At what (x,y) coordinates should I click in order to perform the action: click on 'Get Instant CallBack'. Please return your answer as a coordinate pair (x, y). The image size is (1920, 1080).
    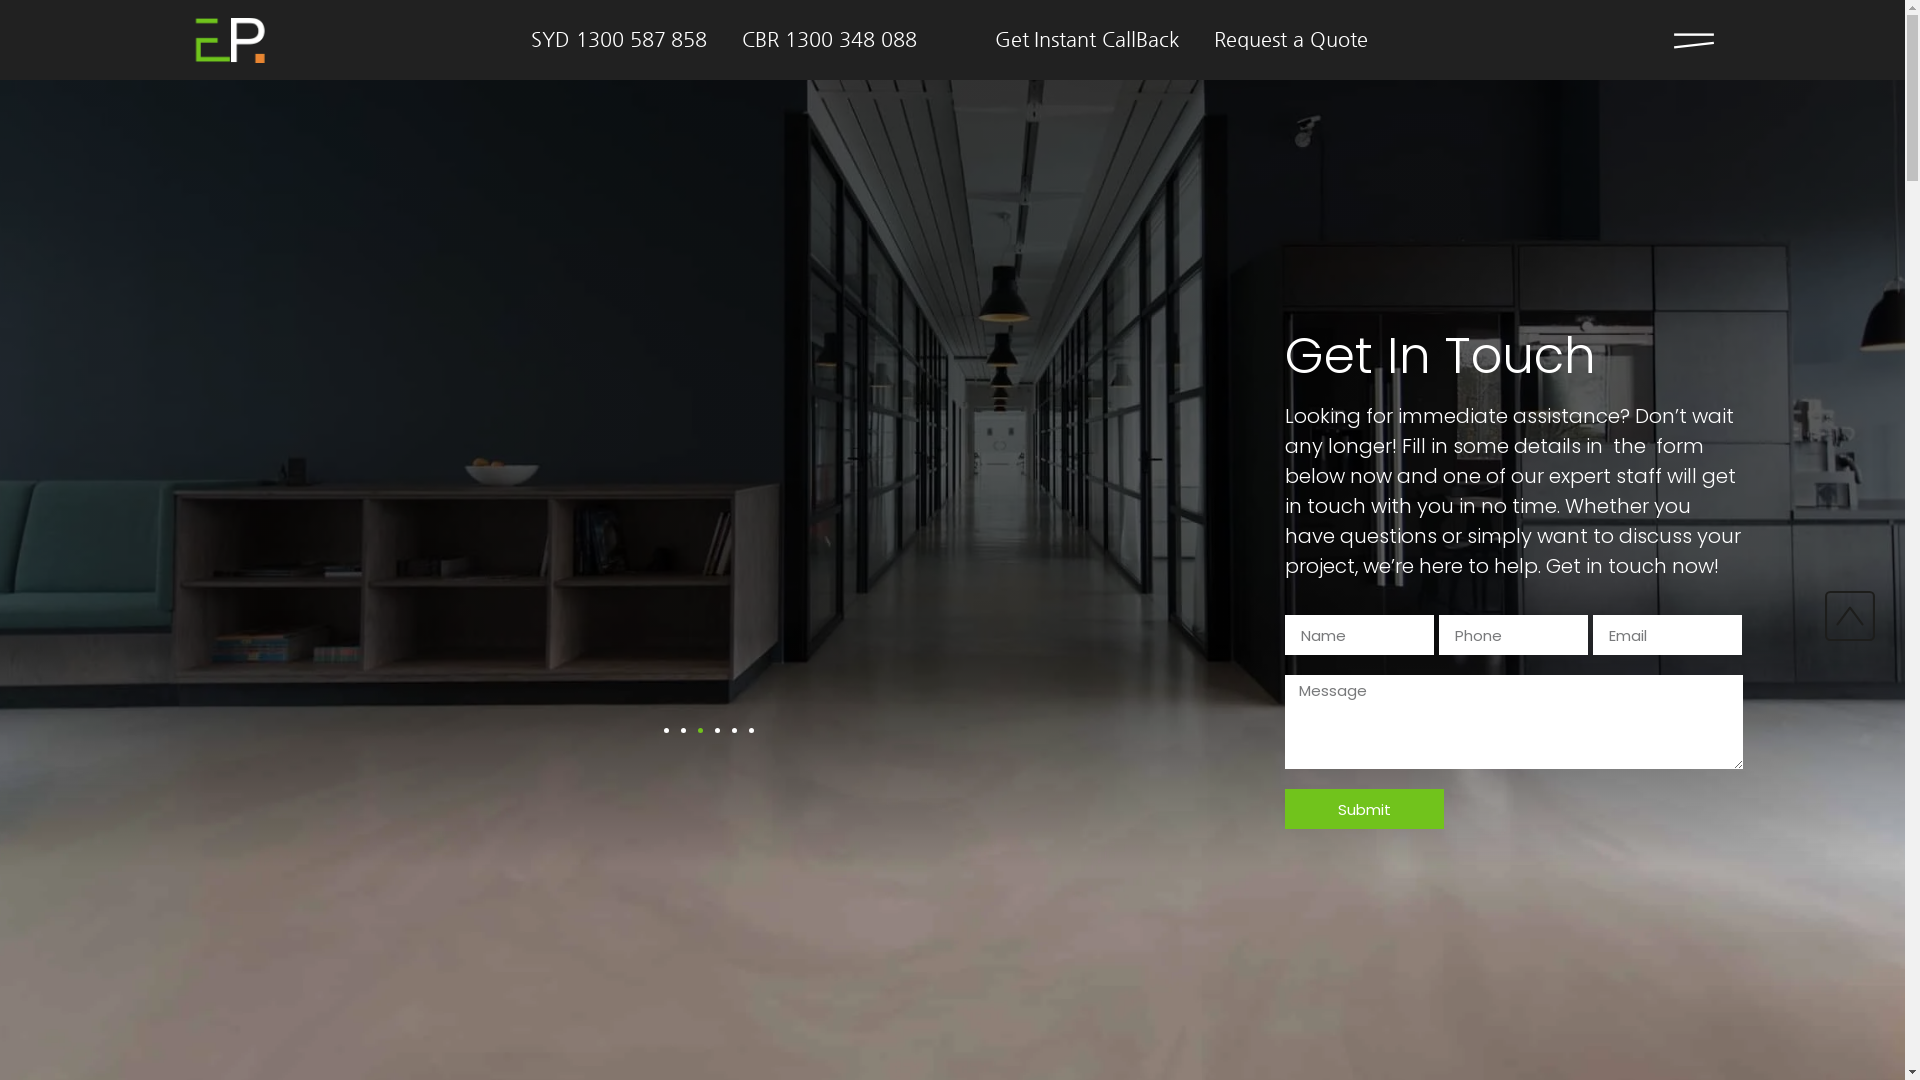
    Looking at the image, I should click on (1085, 39).